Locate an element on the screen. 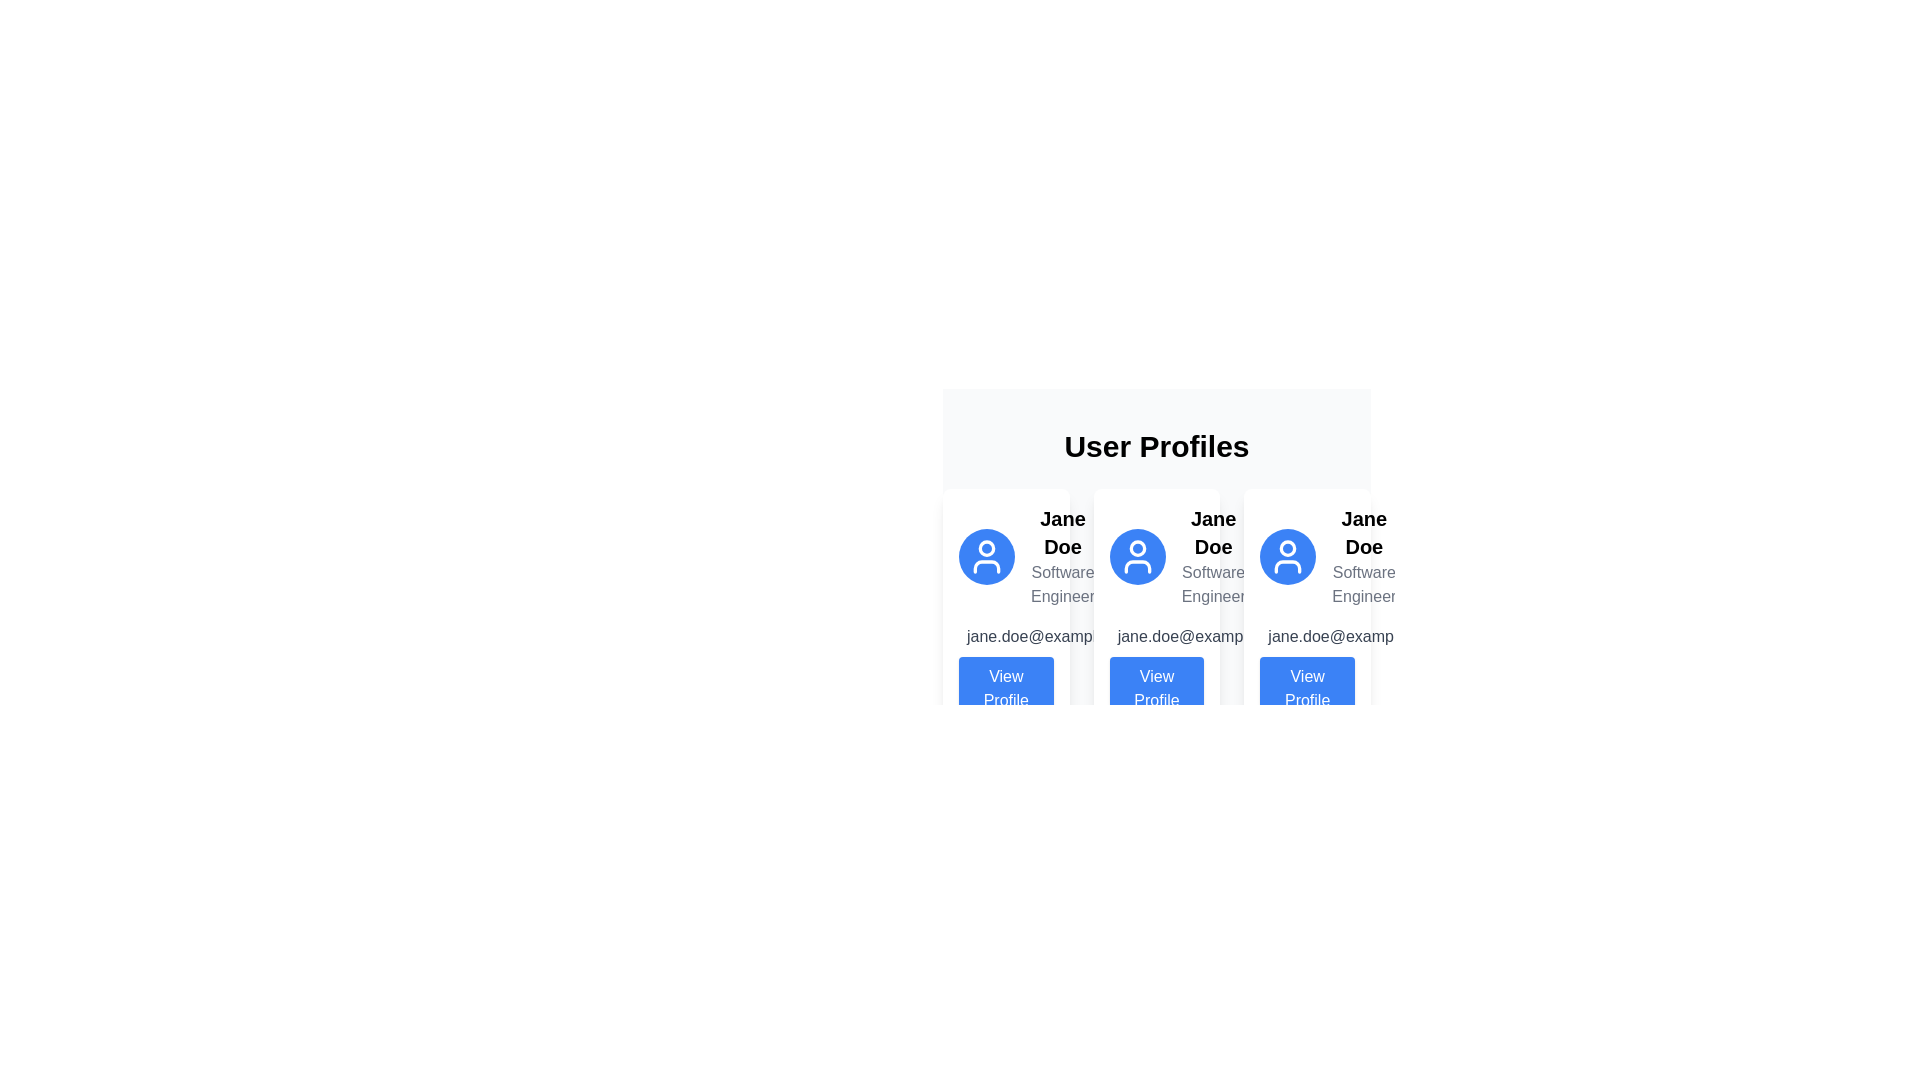  the static label displaying 'jane.doe@example.com' with a mail icon, located between the job title 'Jane Doe, Software Engineer' and the 'View Profile' button is located at coordinates (1156, 636).